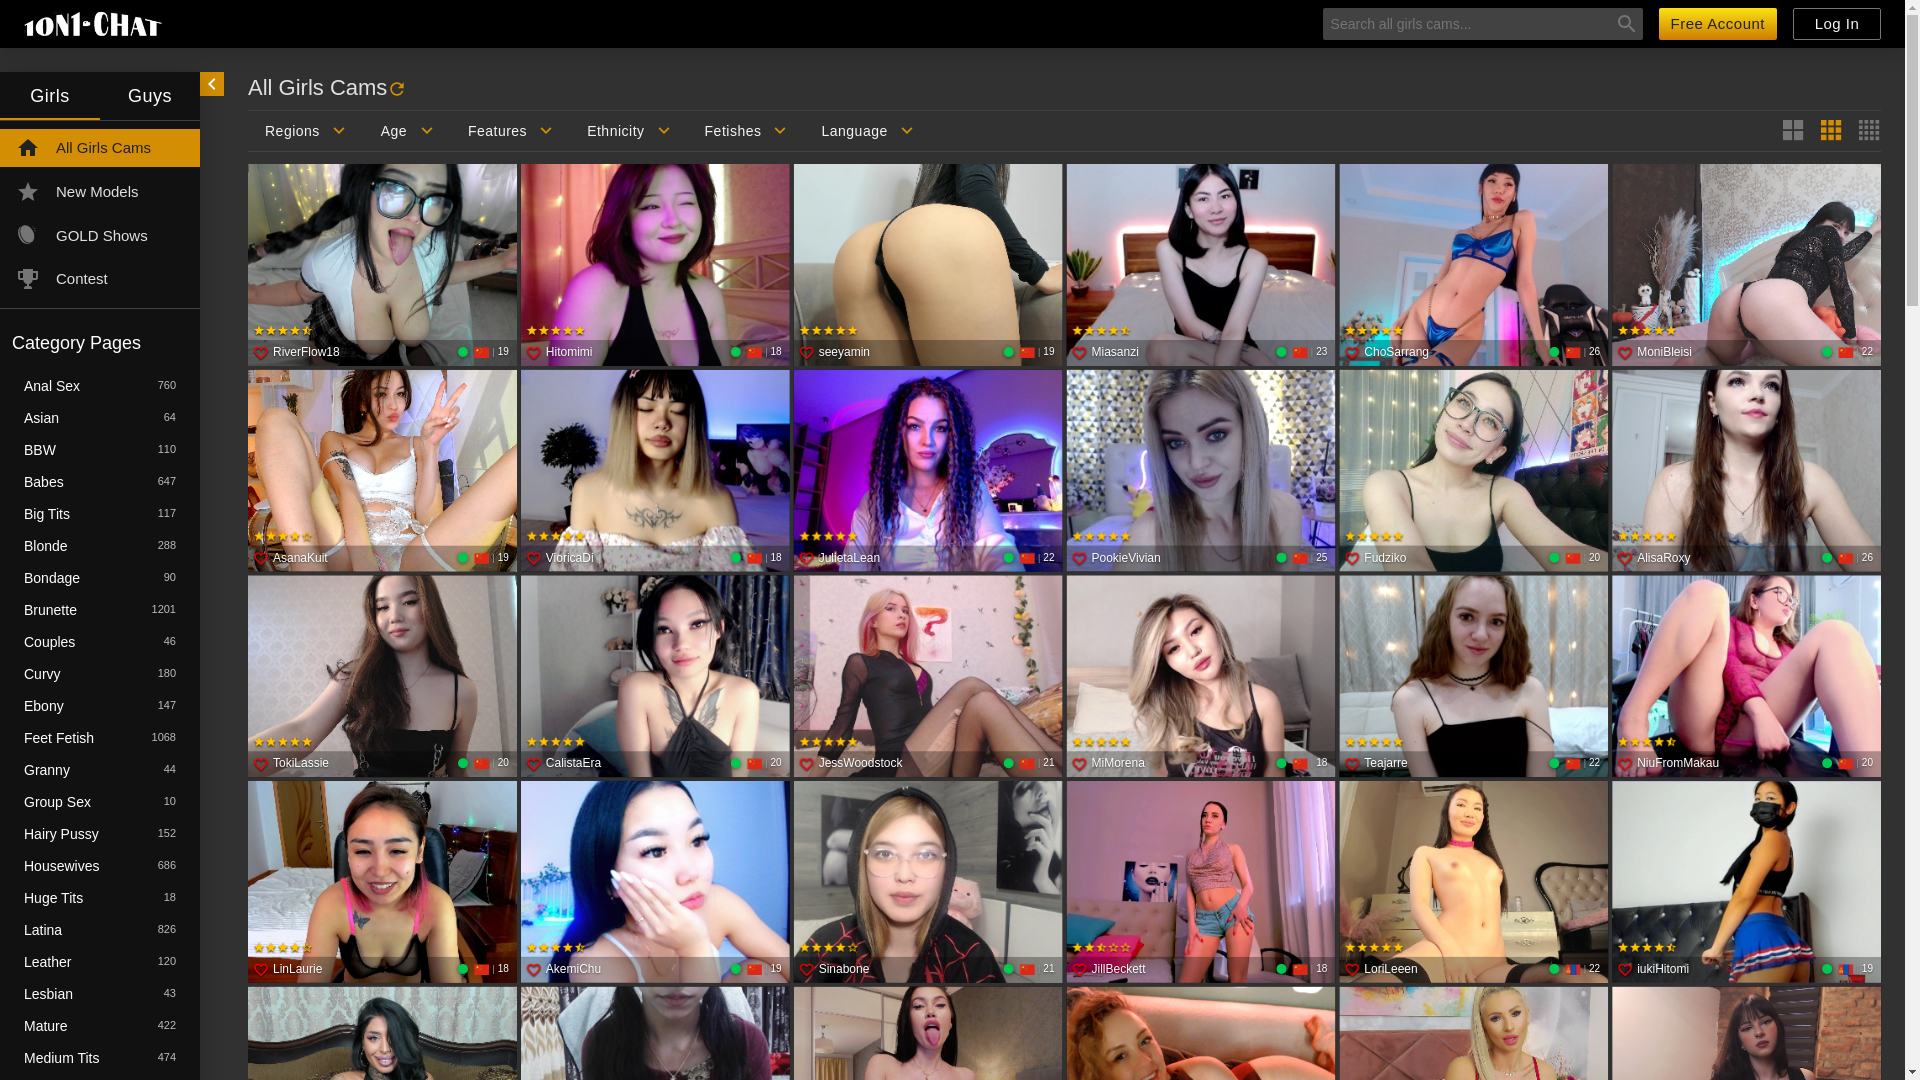  Describe the element at coordinates (1745, 472) in the screenshot. I see `'AlisaRoxy` at that location.